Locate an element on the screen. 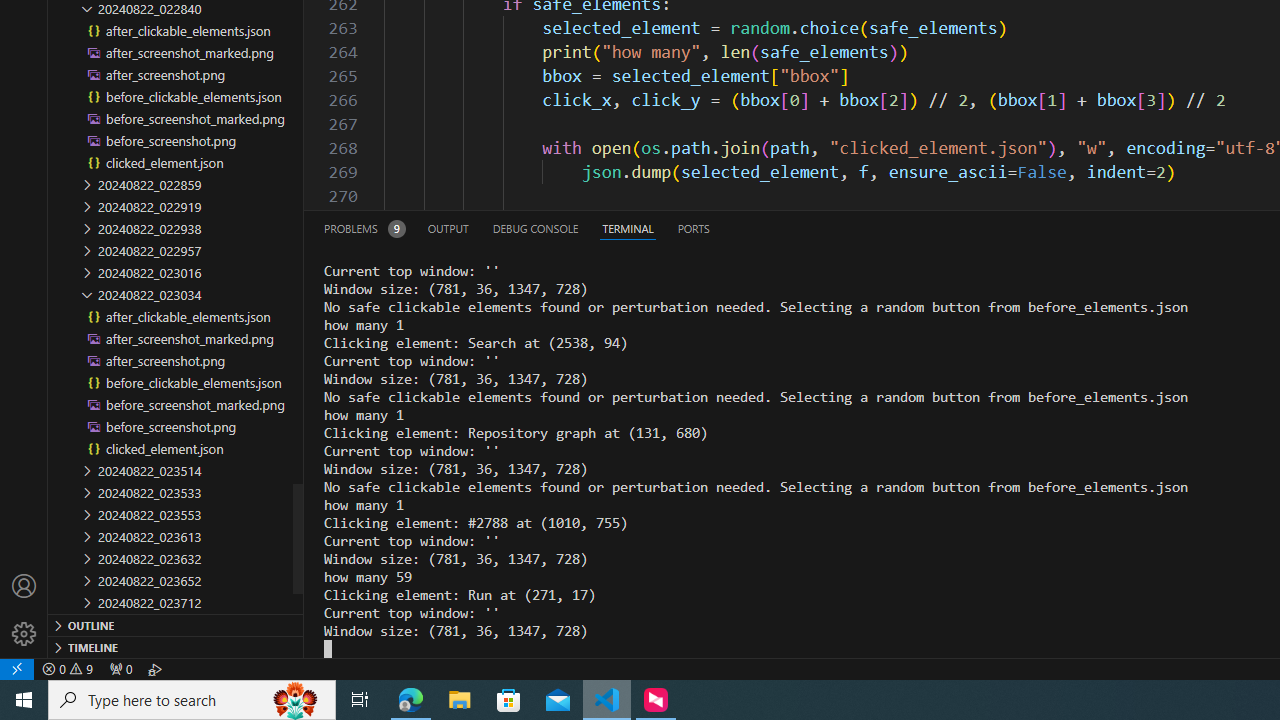  'Timeline Section' is located at coordinates (176, 646).